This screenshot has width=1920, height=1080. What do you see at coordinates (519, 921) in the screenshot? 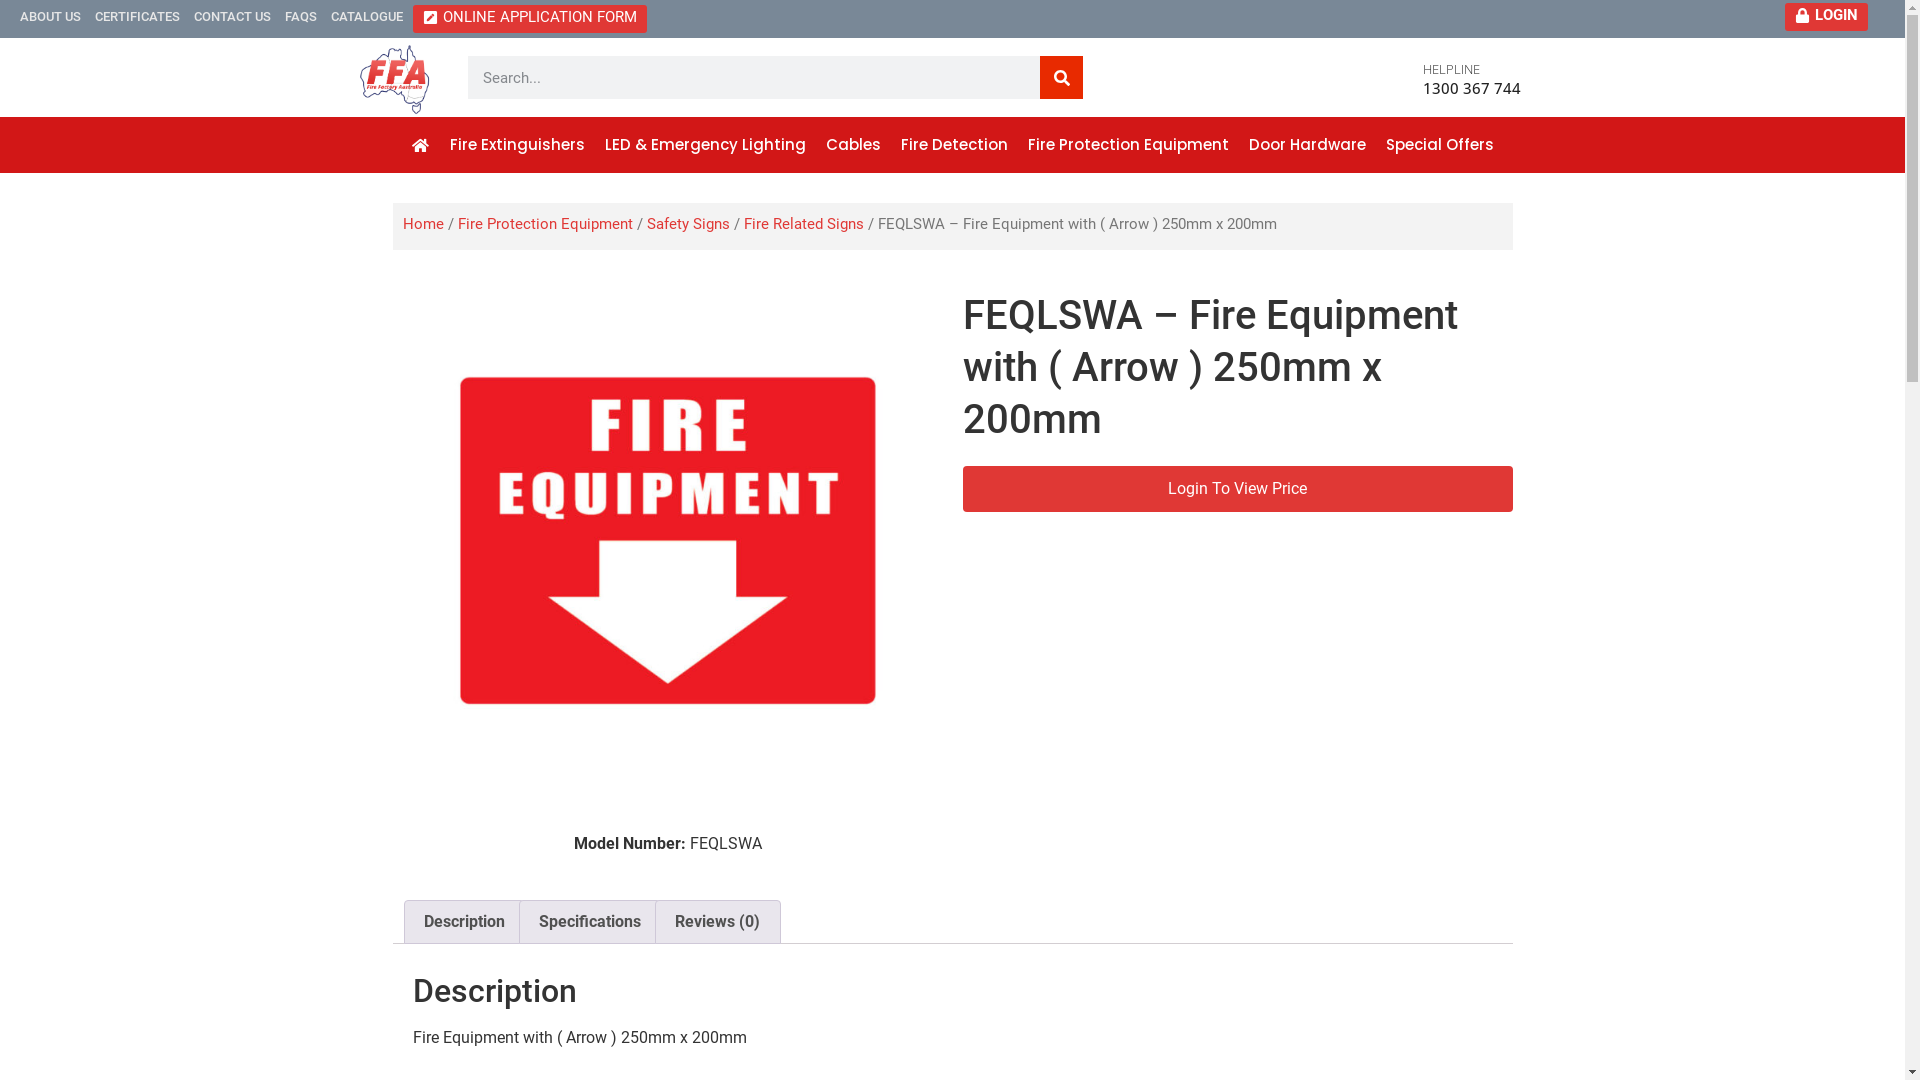
I see `'Specifications'` at bounding box center [519, 921].